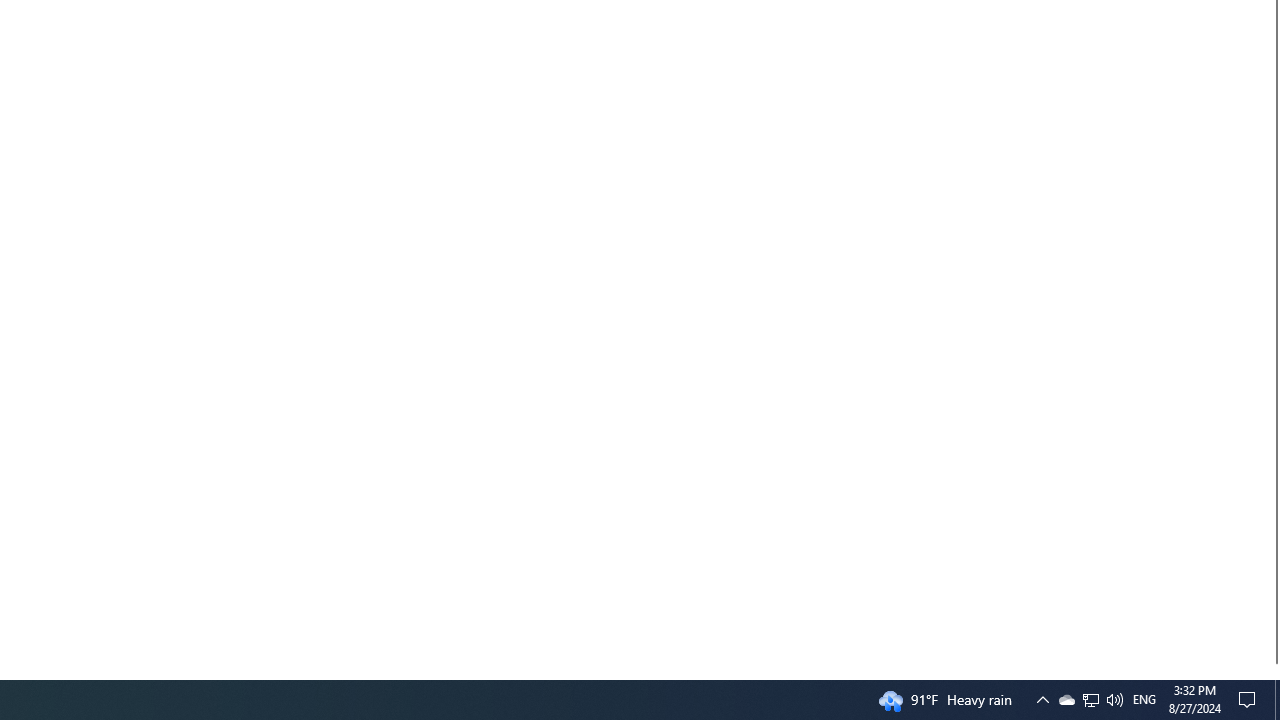 The image size is (1280, 720). I want to click on 'User Promoted Notification Area', so click(1090, 698).